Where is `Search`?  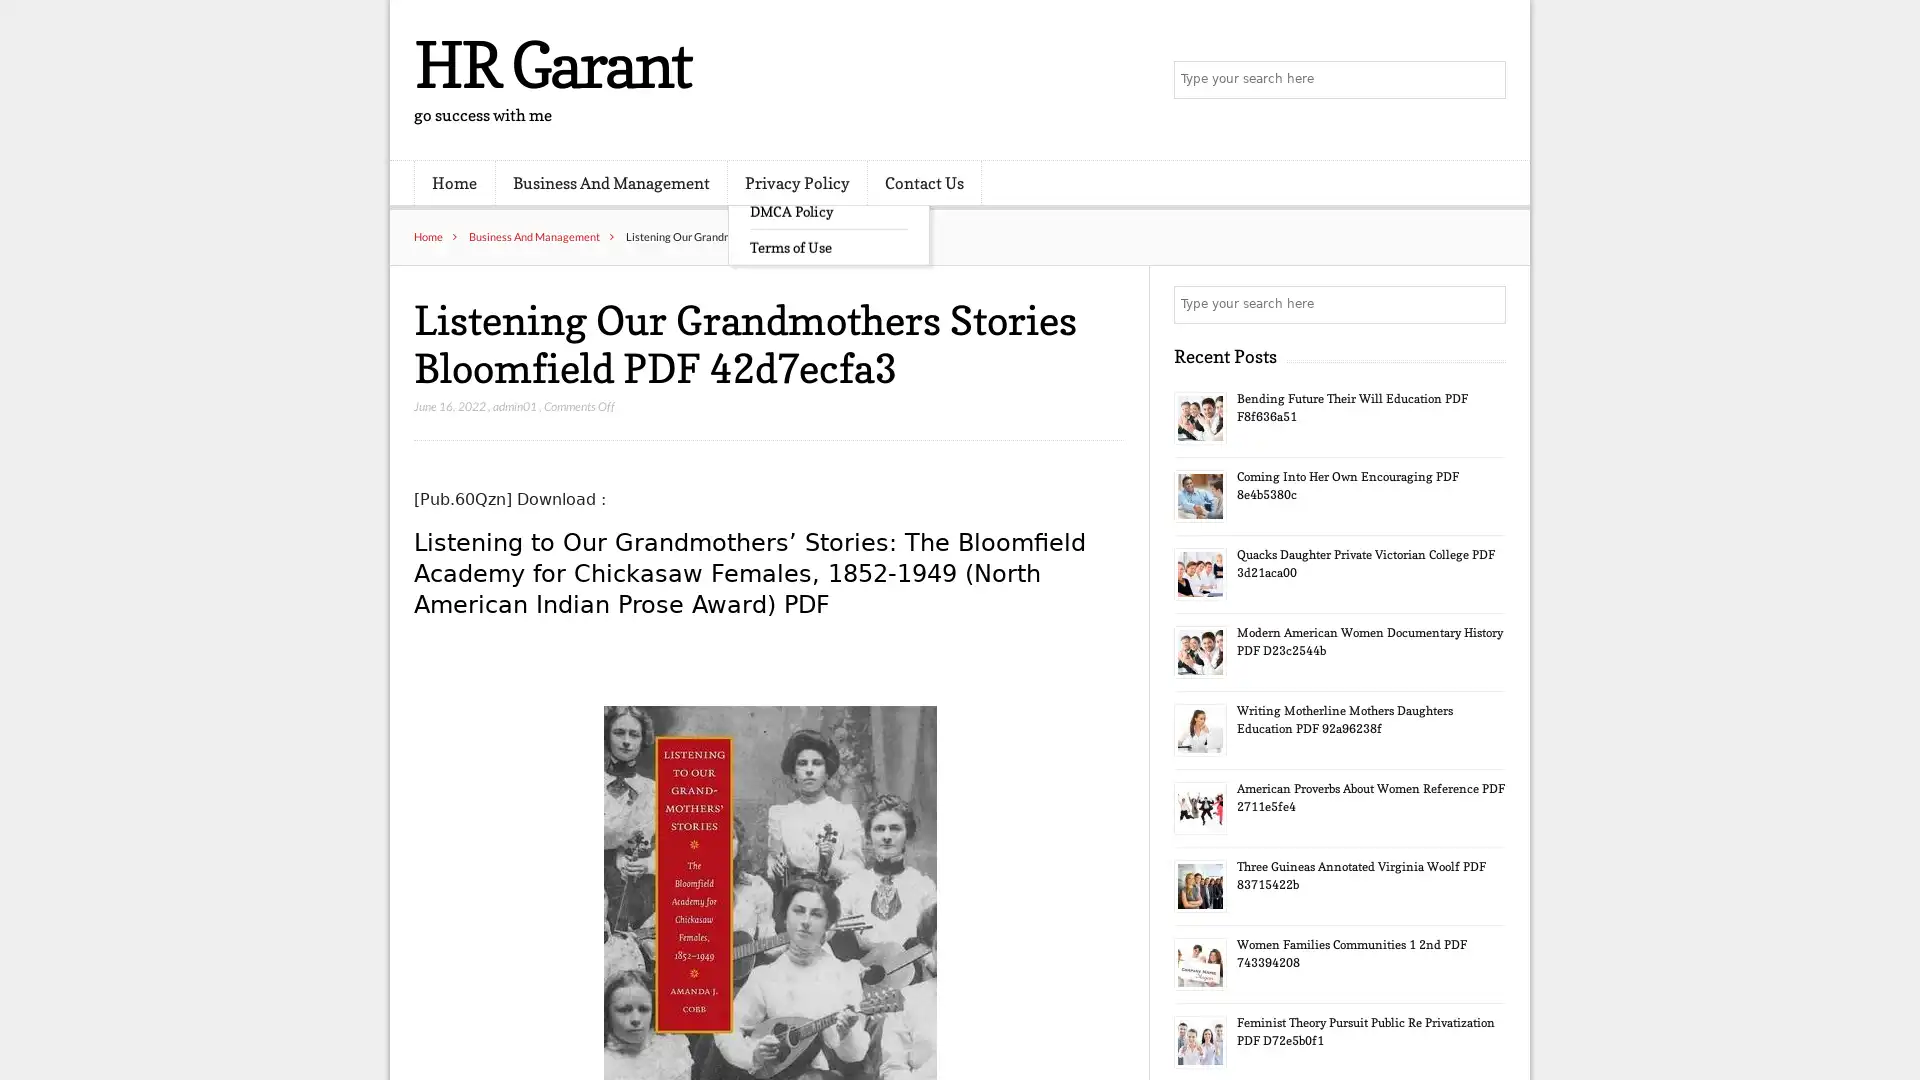 Search is located at coordinates (1485, 304).